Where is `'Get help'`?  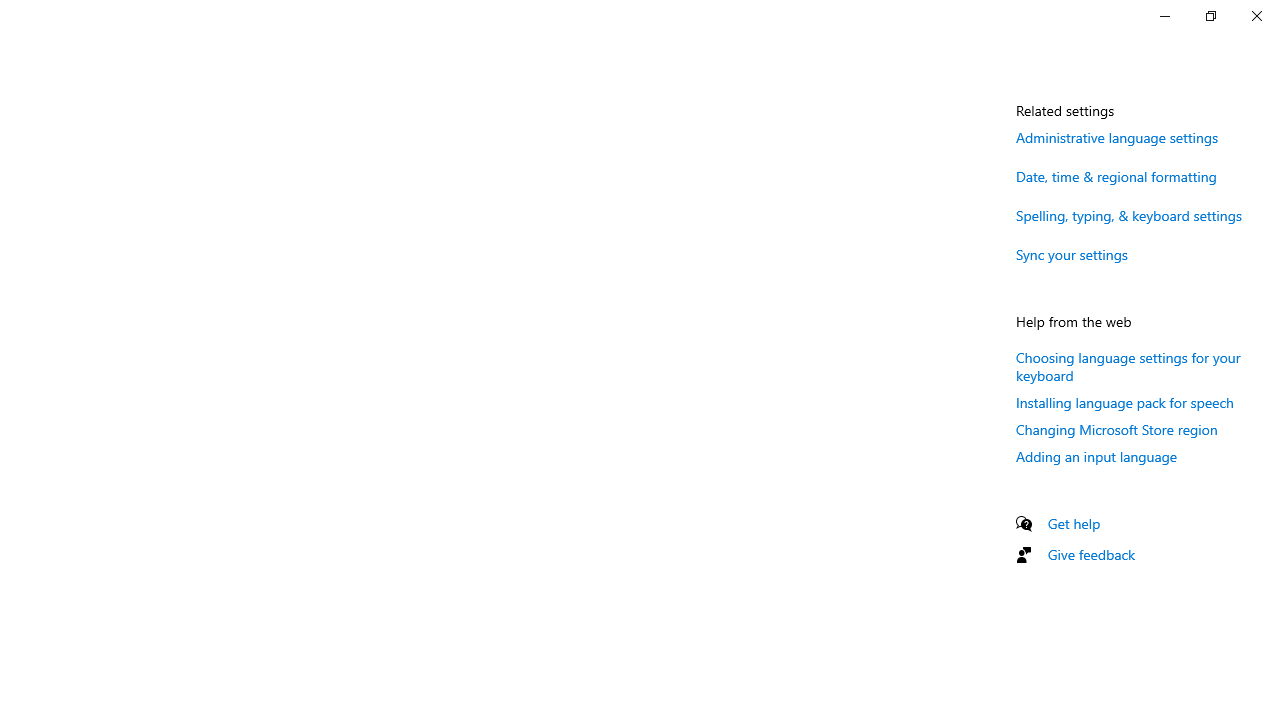
'Get help' is located at coordinates (1073, 522).